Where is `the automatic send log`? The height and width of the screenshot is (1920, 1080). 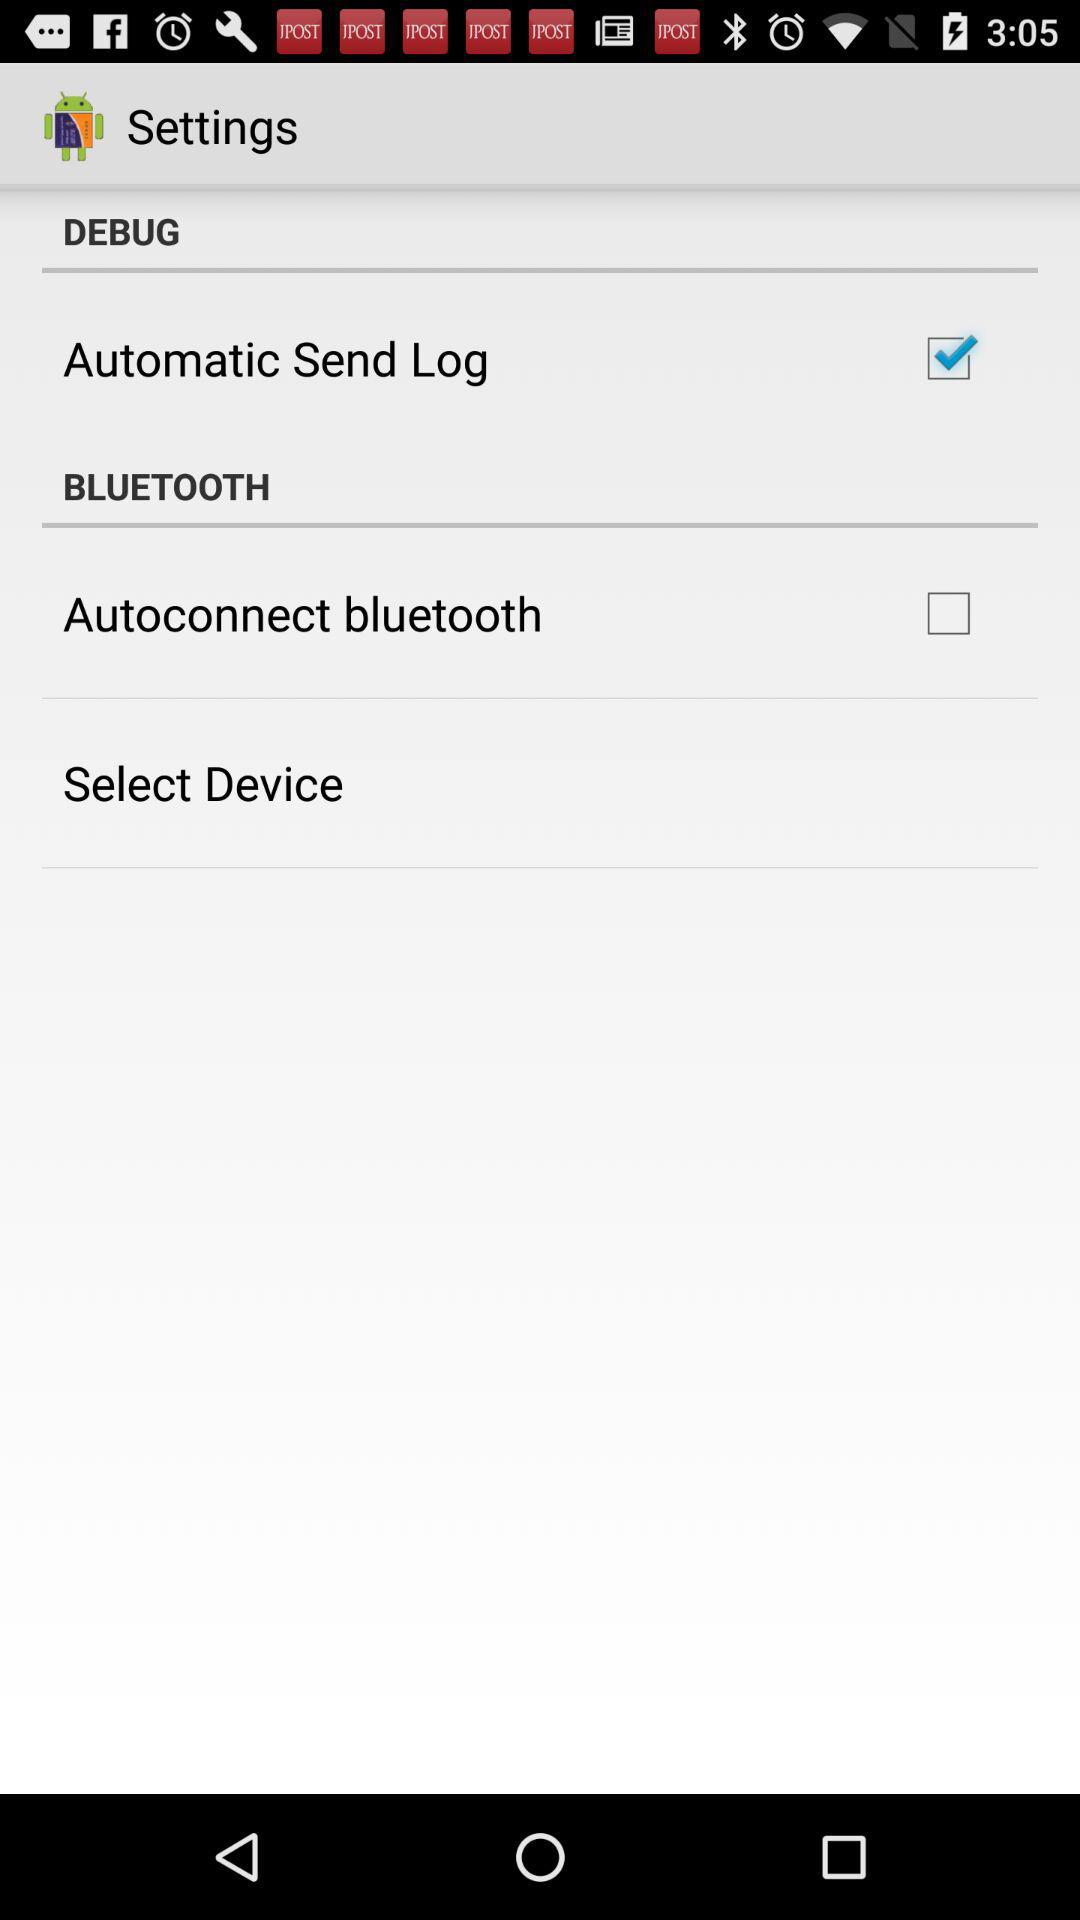
the automatic send log is located at coordinates (276, 358).